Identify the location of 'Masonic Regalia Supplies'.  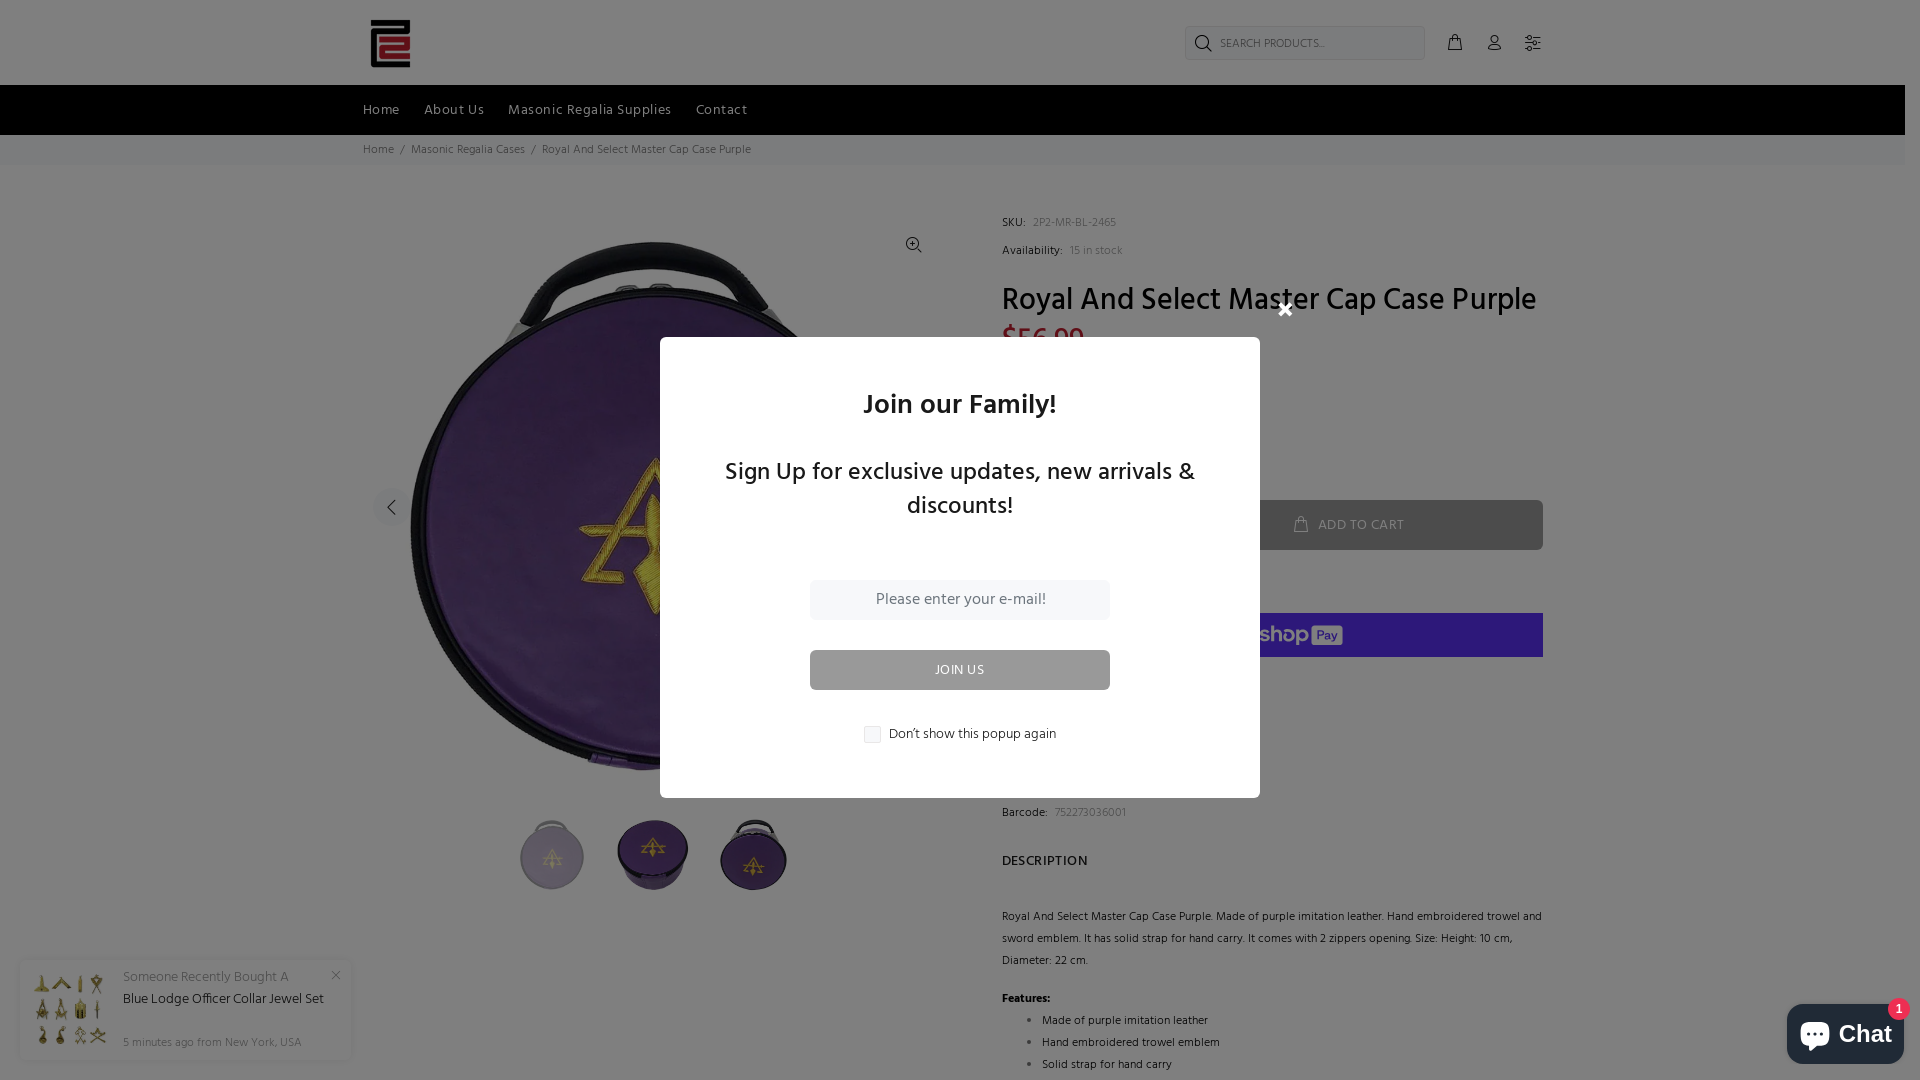
(588, 110).